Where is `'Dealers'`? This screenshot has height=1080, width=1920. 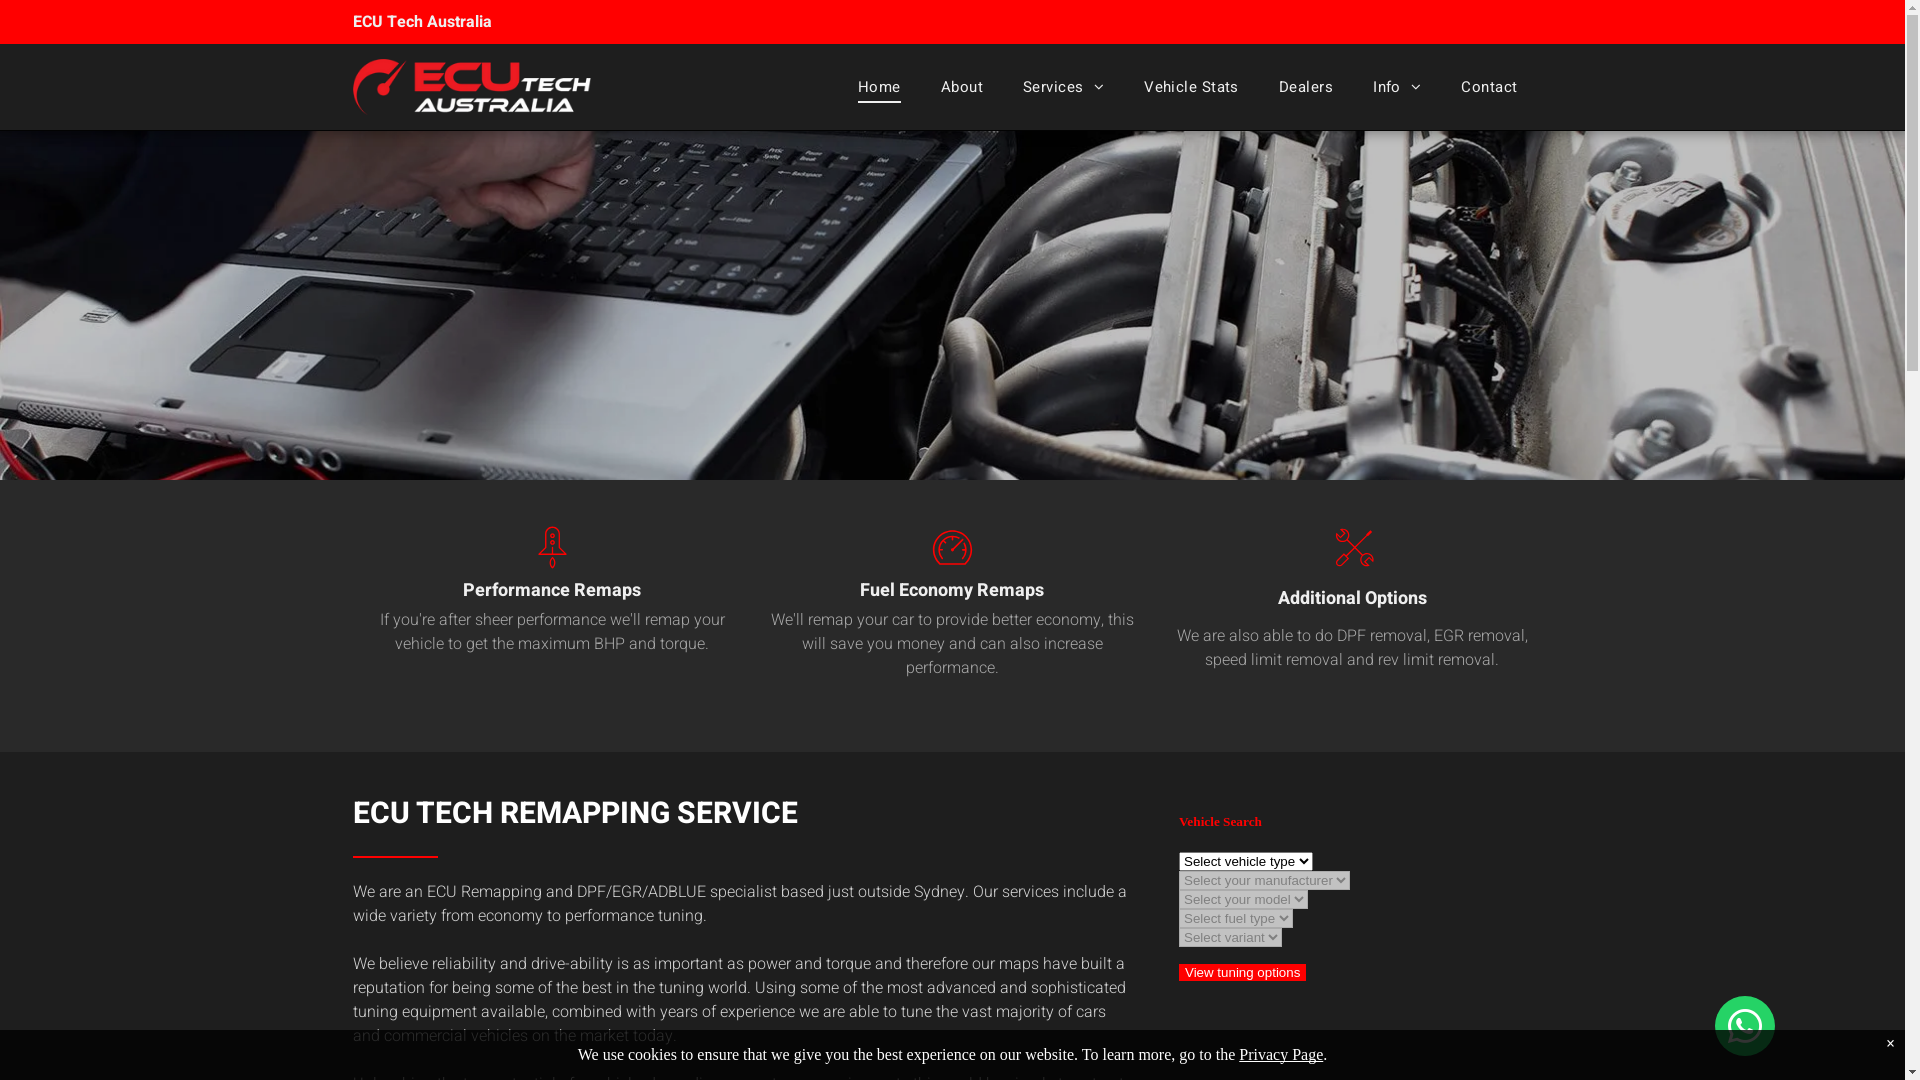
'Dealers' is located at coordinates (1305, 86).